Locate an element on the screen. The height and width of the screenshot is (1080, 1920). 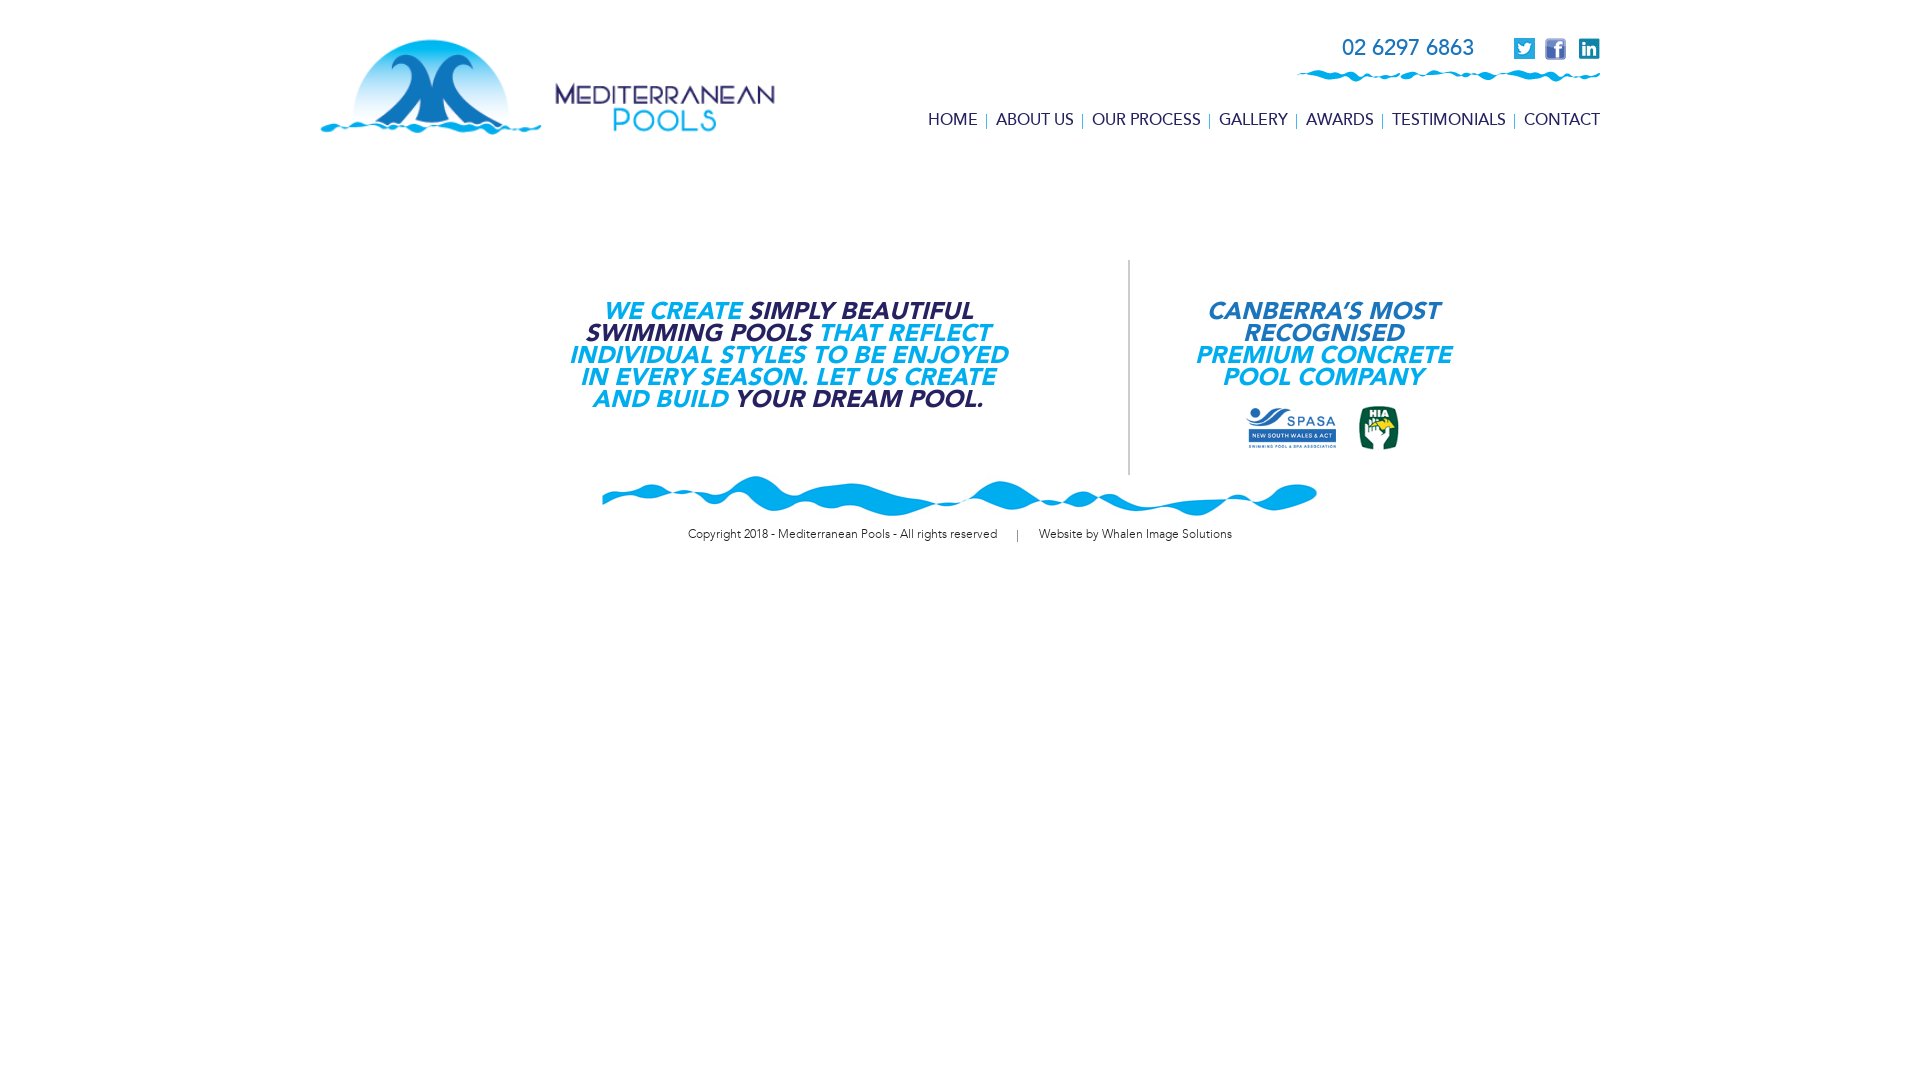
'AWARDS' is located at coordinates (1305, 119).